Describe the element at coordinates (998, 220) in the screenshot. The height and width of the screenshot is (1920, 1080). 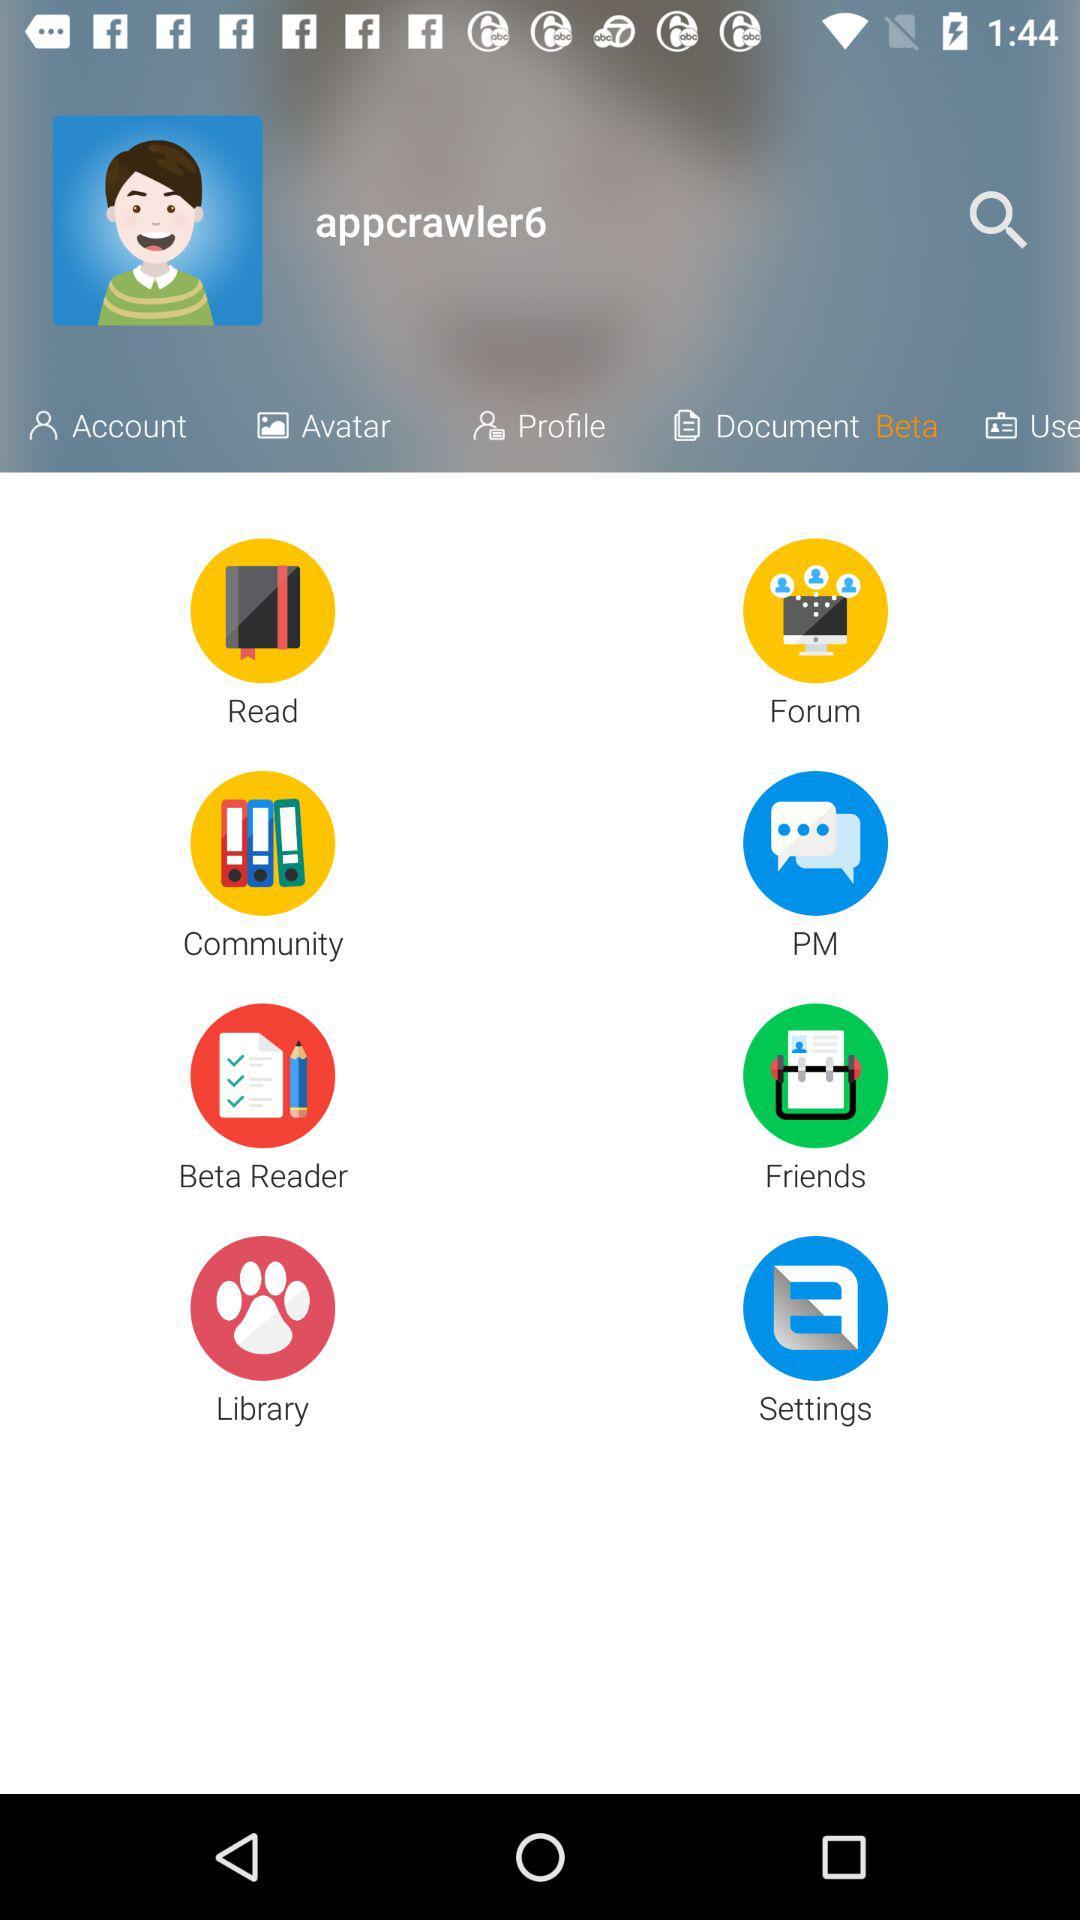
I see `the icon to the right of appcrawler6 icon` at that location.